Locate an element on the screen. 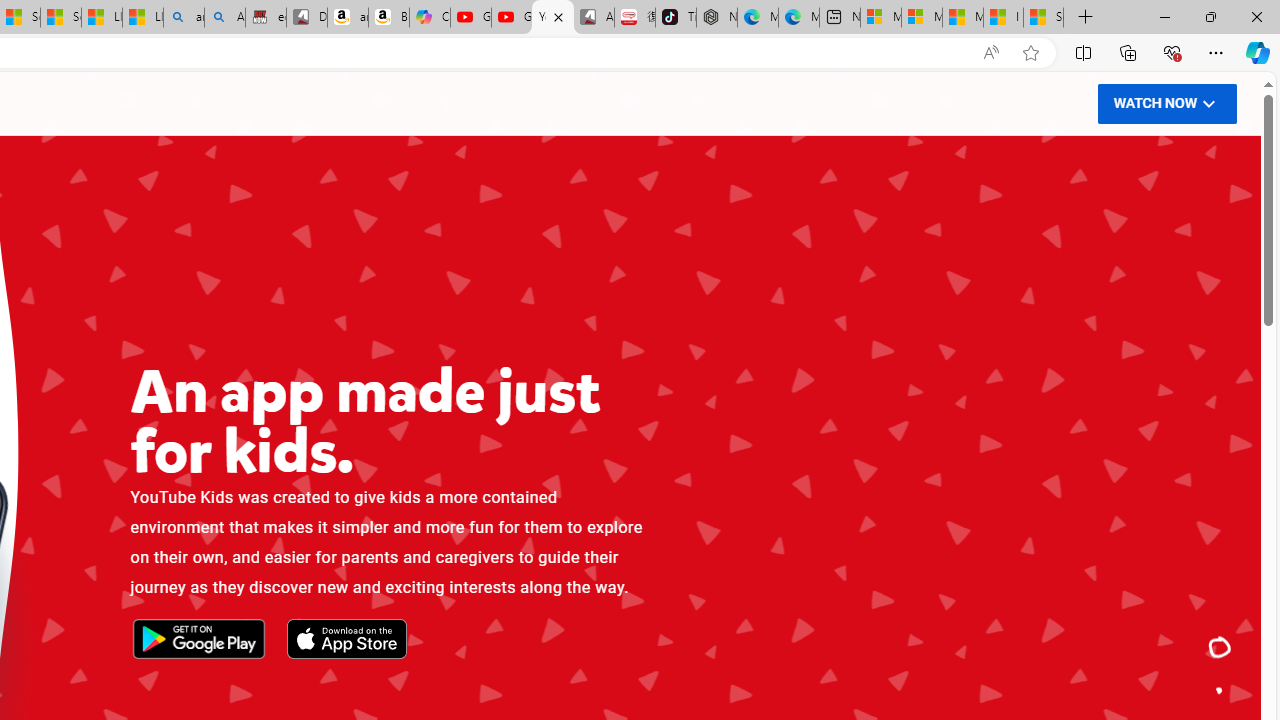 The width and height of the screenshot is (1280, 720). 'WATCH NOW' is located at coordinates (1166, 103).